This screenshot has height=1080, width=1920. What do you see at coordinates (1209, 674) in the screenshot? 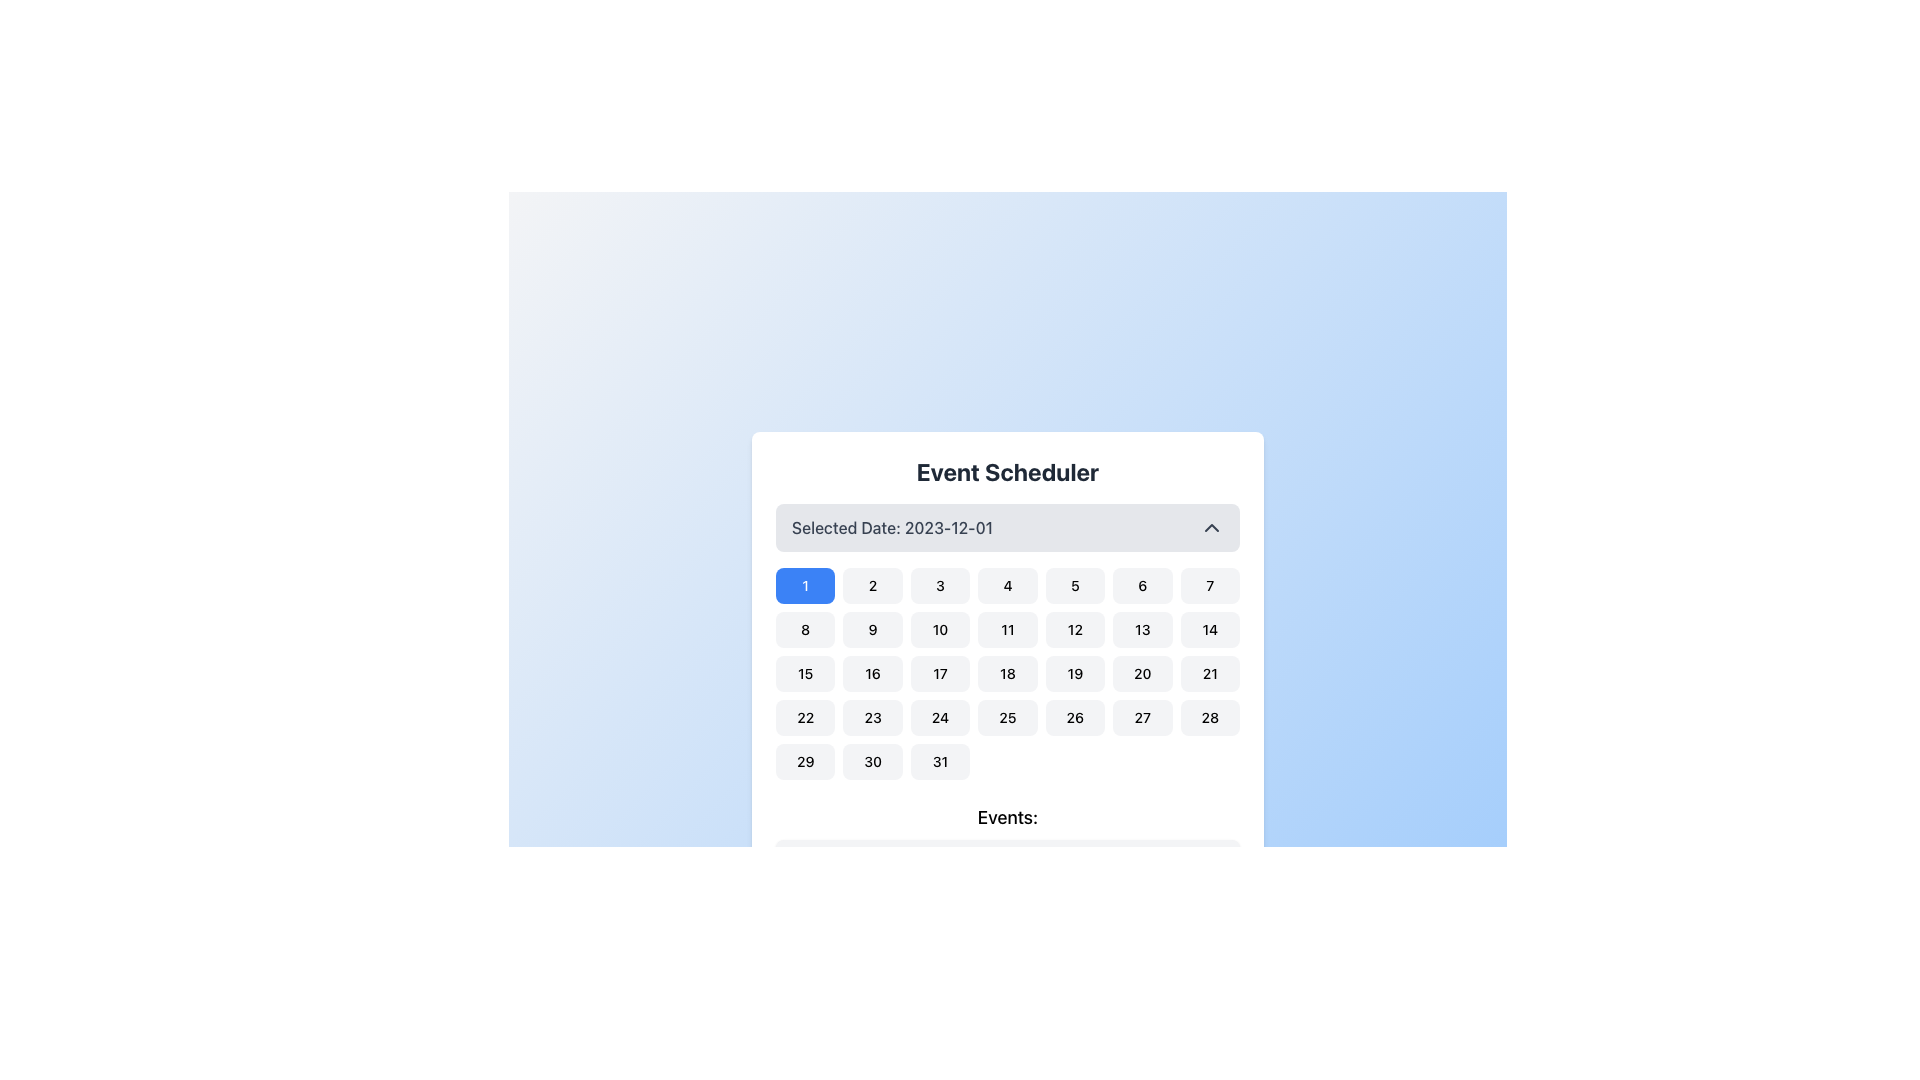
I see `the button displaying the number '21' in black text` at bounding box center [1209, 674].